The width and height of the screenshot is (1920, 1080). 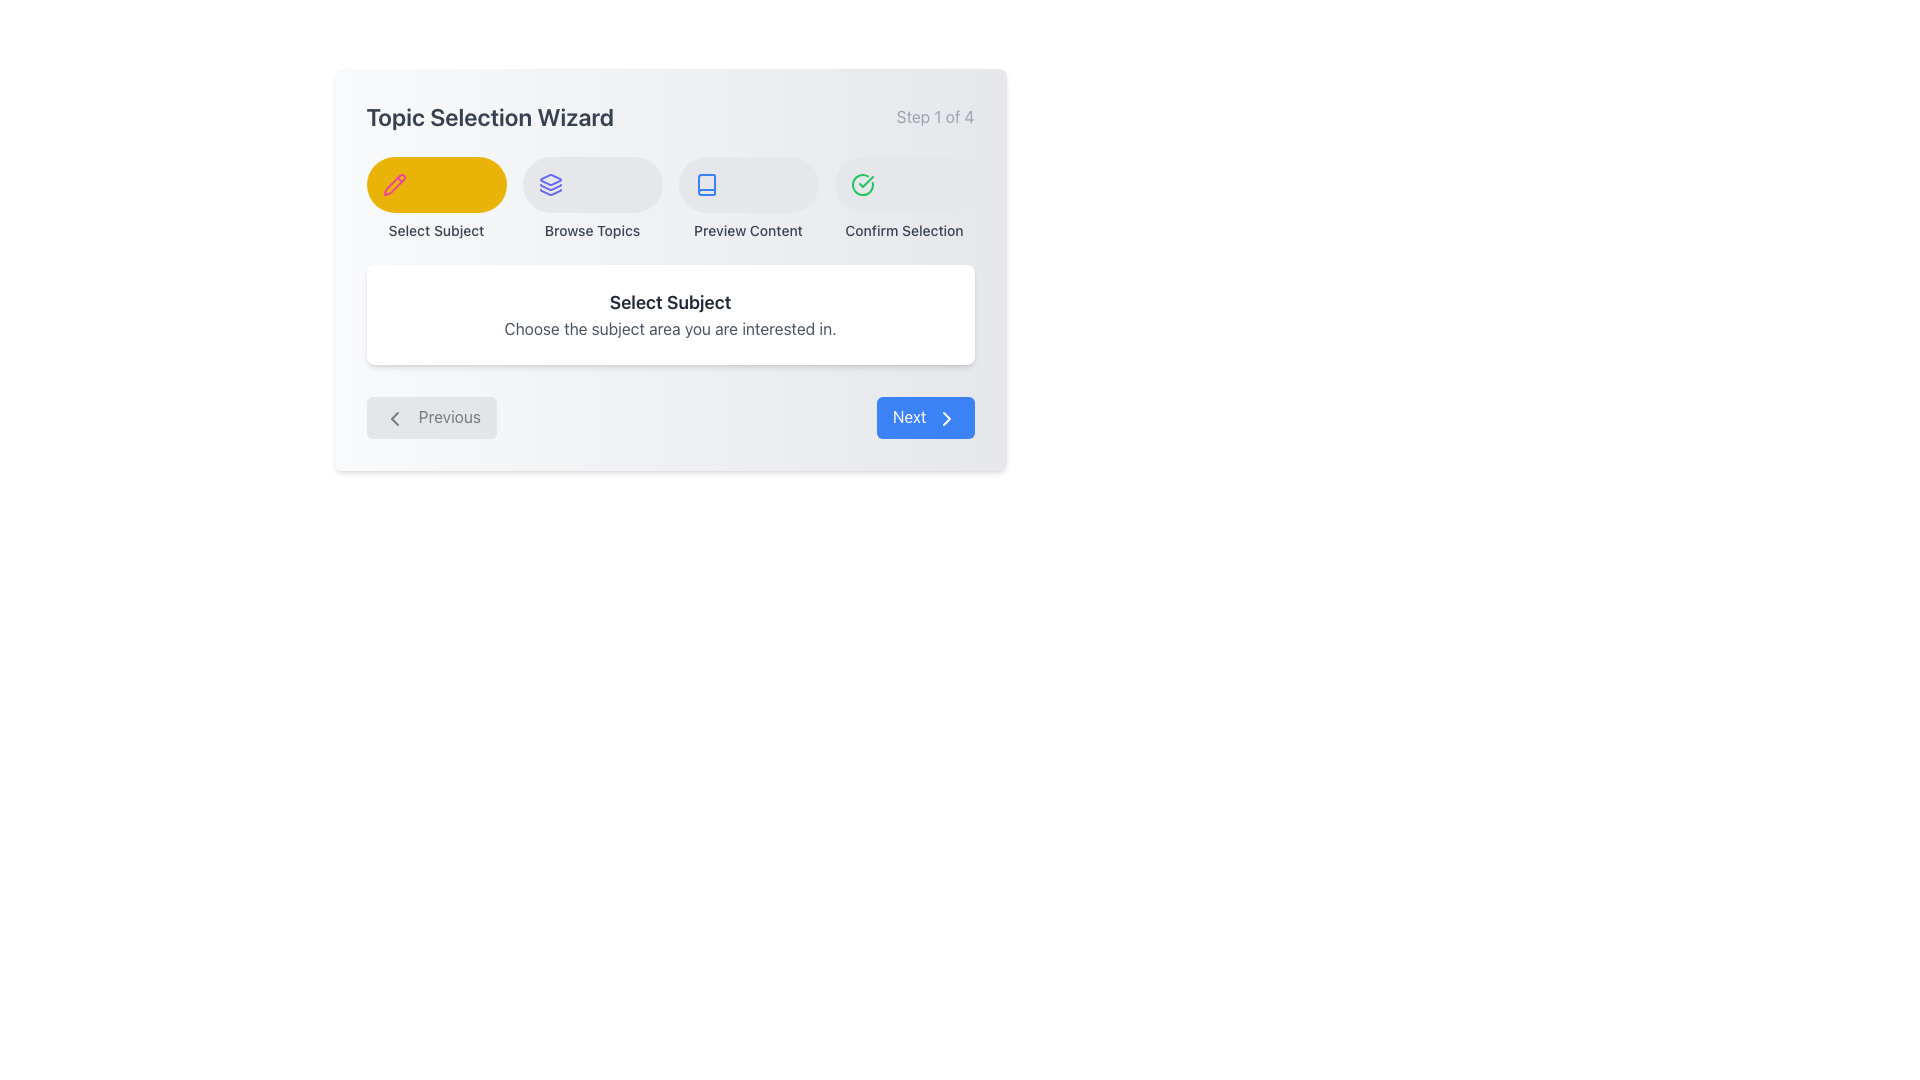 I want to click on the static text label reading 'Choose the subject area you are interested in.' located below the bold heading 'Select Subject' within the white panel, so click(x=670, y=327).